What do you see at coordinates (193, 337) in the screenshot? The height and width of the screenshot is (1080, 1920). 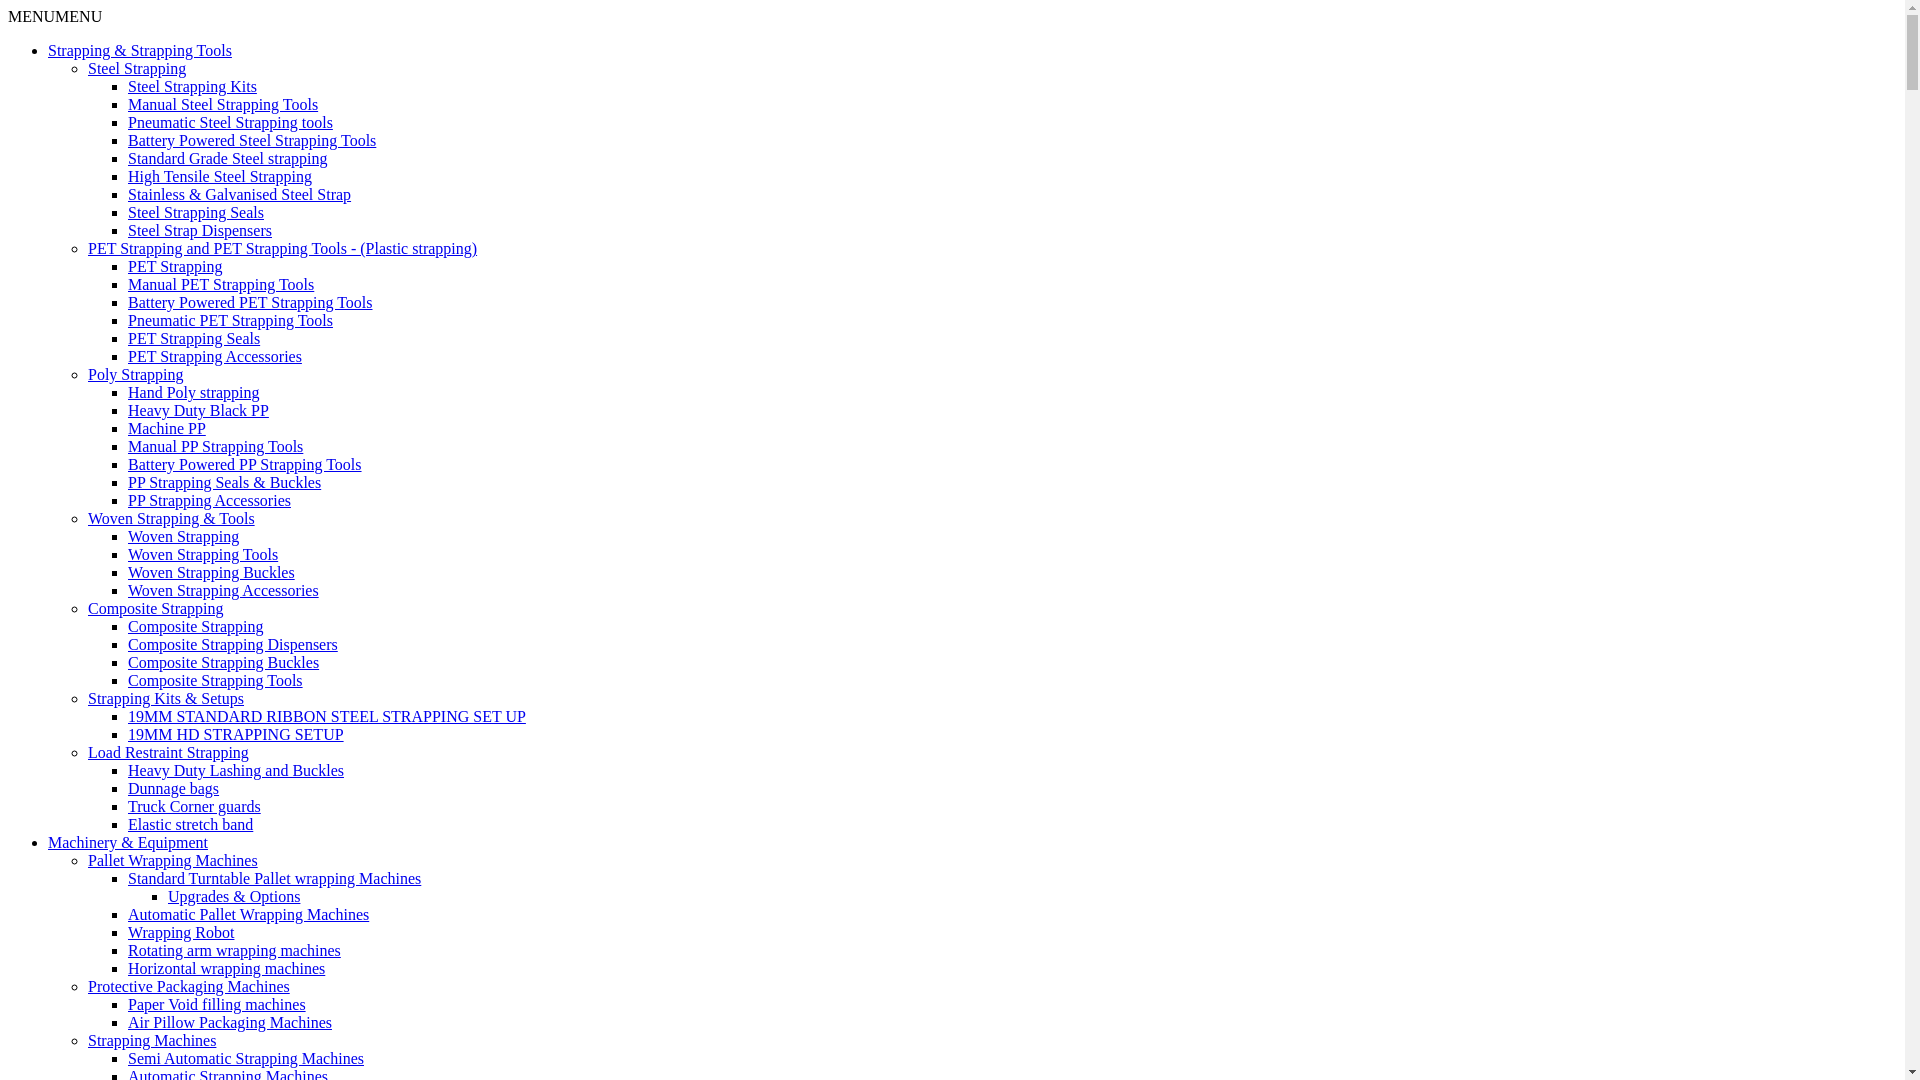 I see `'PET Strapping Seals'` at bounding box center [193, 337].